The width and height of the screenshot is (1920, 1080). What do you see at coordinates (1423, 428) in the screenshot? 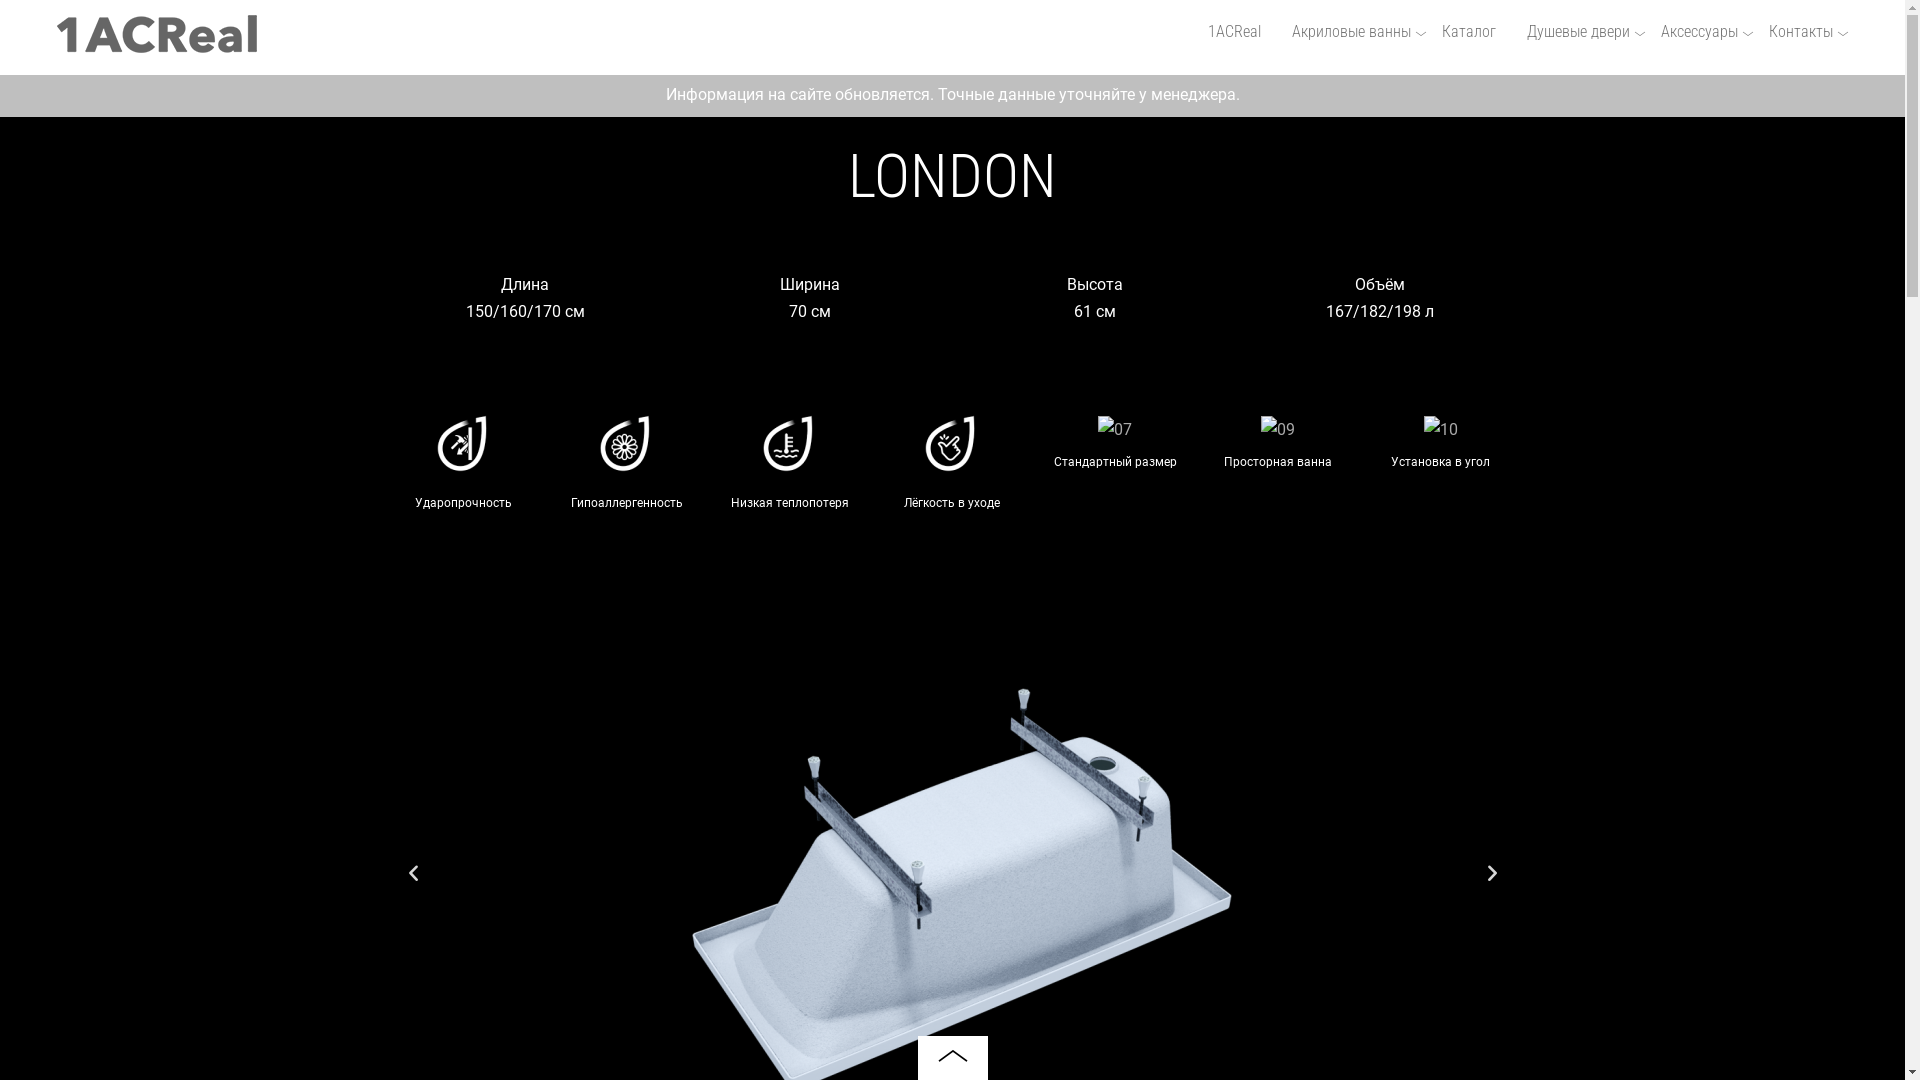
I see `'10'` at bounding box center [1423, 428].